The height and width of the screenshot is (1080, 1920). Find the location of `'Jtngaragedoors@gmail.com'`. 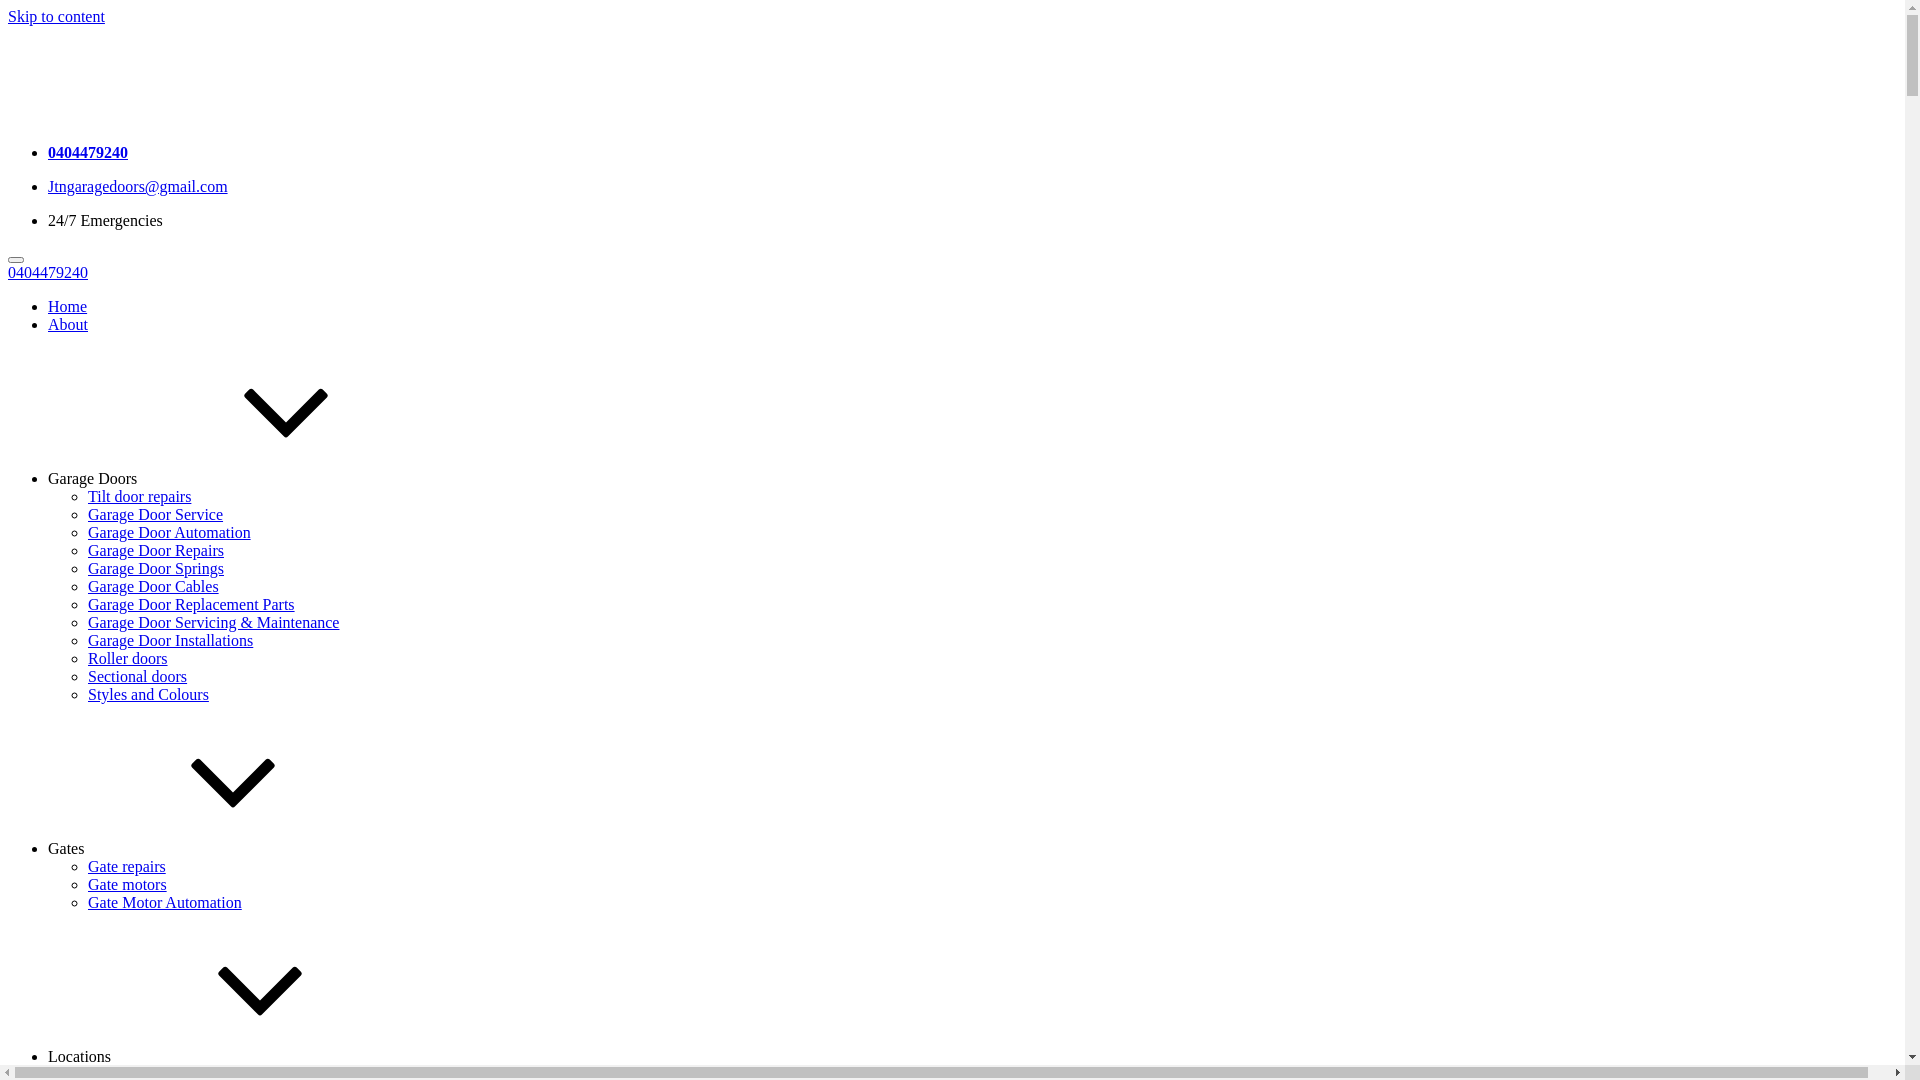

'Jtngaragedoors@gmail.com' is located at coordinates (137, 186).